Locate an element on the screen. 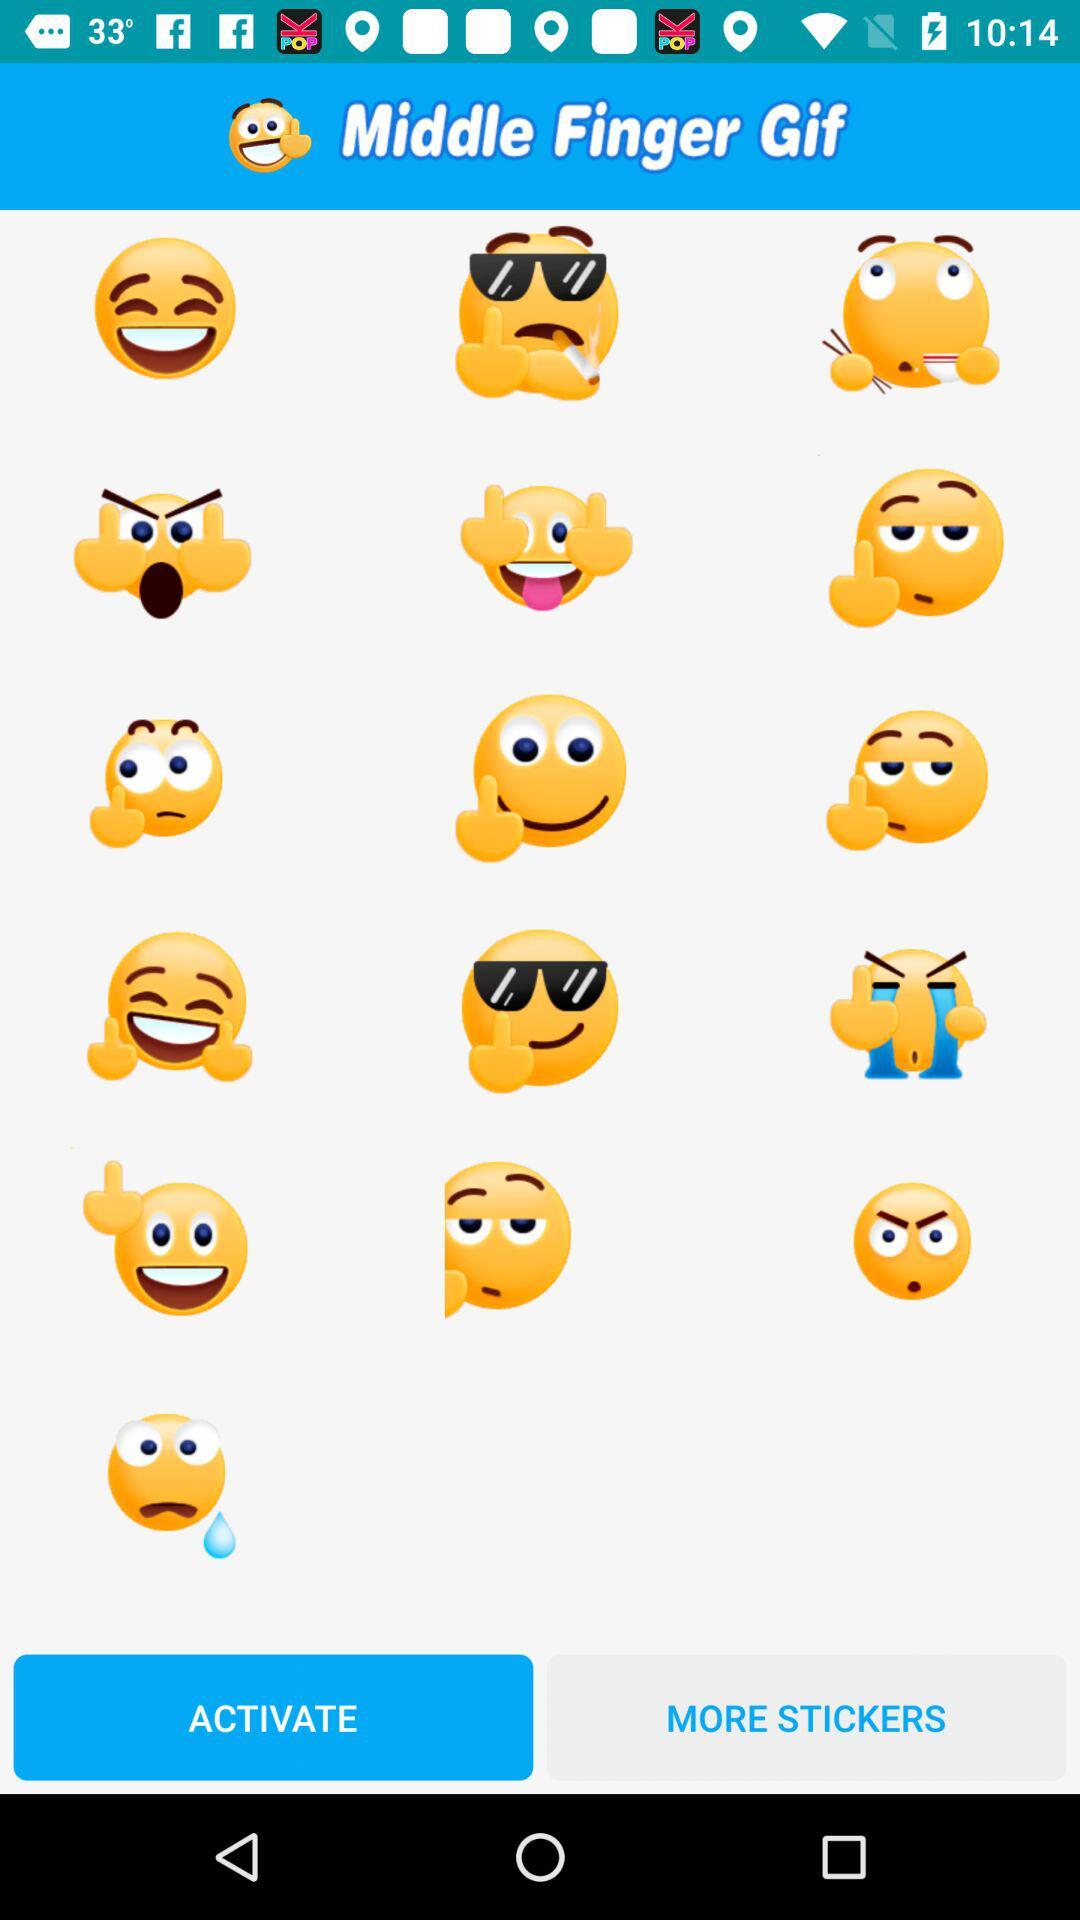 This screenshot has height=1920, width=1080. the emoji which is placed at fourth row third column is located at coordinates (912, 1011).